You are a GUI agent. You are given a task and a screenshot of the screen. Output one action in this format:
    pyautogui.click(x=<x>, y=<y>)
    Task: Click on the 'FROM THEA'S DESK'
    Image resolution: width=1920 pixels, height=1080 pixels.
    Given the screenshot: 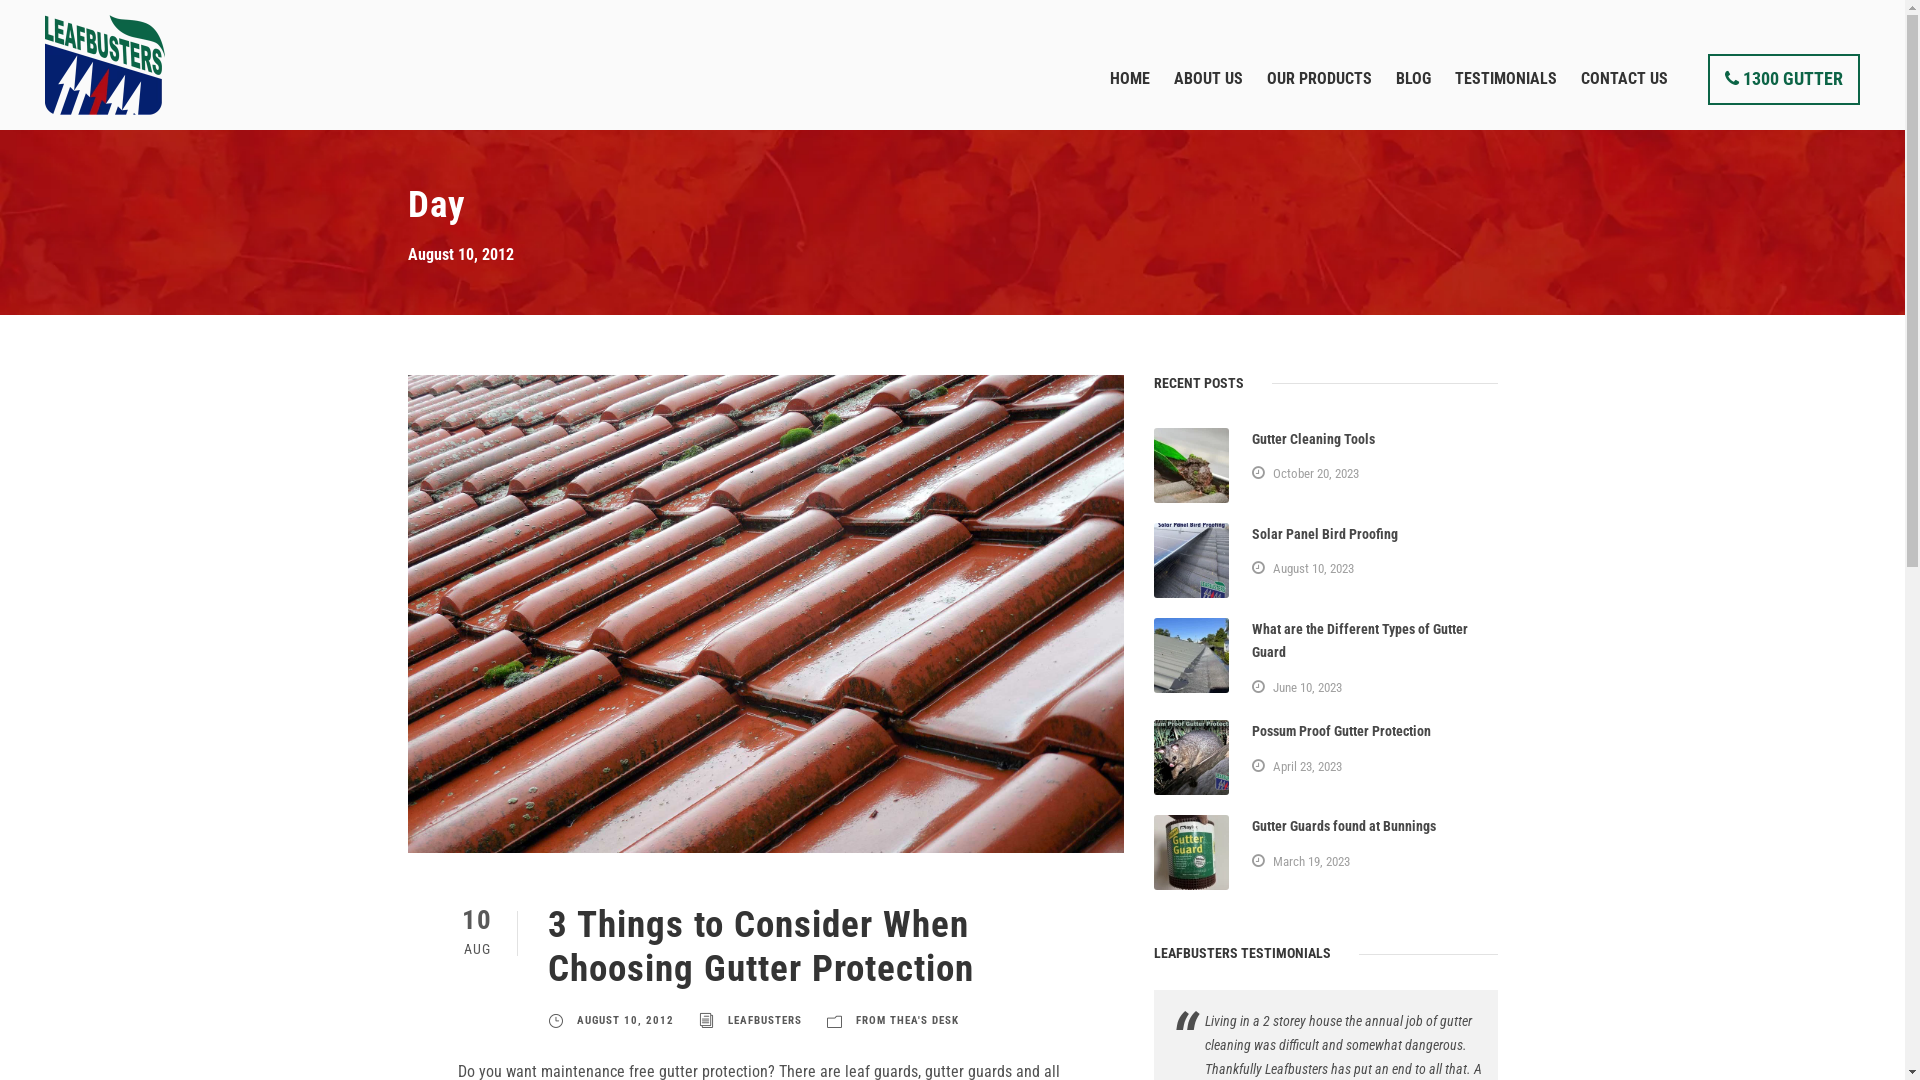 What is the action you would take?
    pyautogui.click(x=906, y=1020)
    